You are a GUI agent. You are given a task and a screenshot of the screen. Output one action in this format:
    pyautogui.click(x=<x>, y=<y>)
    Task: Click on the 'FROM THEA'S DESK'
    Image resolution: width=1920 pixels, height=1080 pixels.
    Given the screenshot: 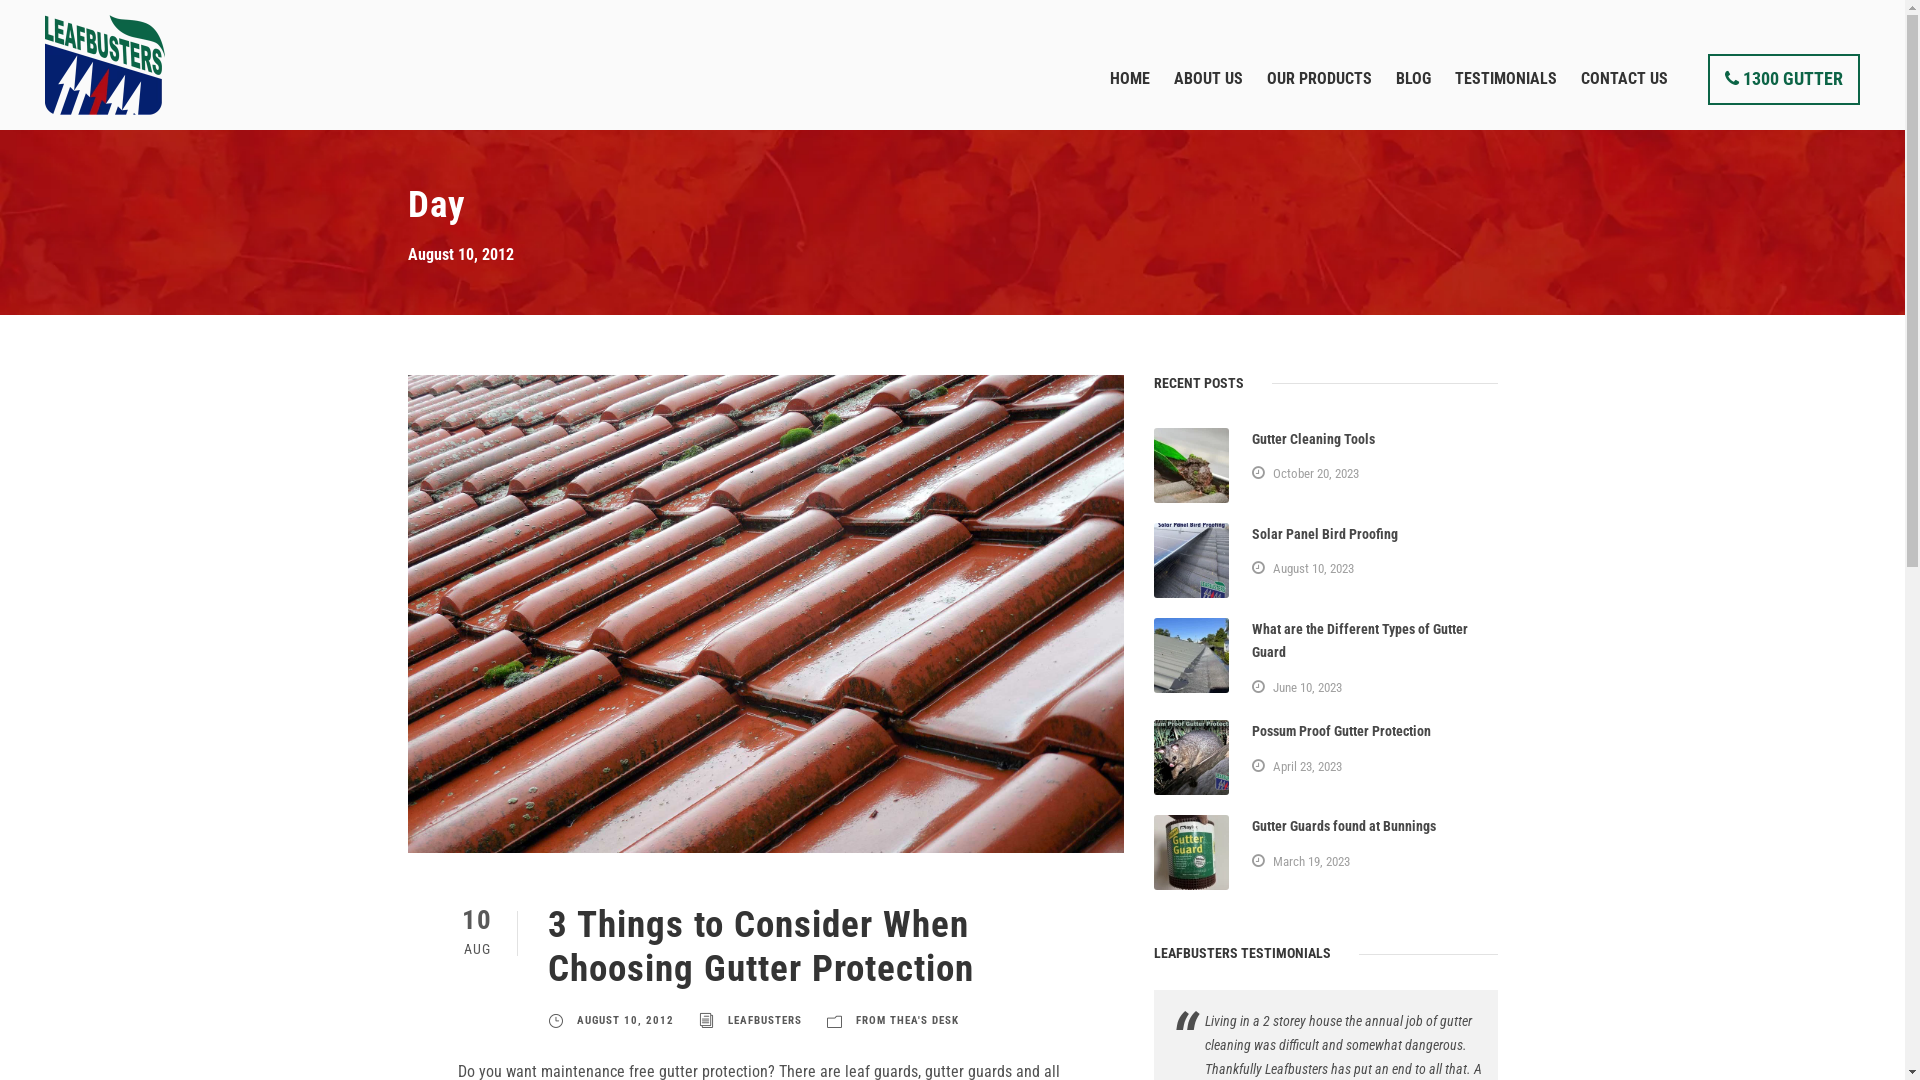 What is the action you would take?
    pyautogui.click(x=906, y=1020)
    